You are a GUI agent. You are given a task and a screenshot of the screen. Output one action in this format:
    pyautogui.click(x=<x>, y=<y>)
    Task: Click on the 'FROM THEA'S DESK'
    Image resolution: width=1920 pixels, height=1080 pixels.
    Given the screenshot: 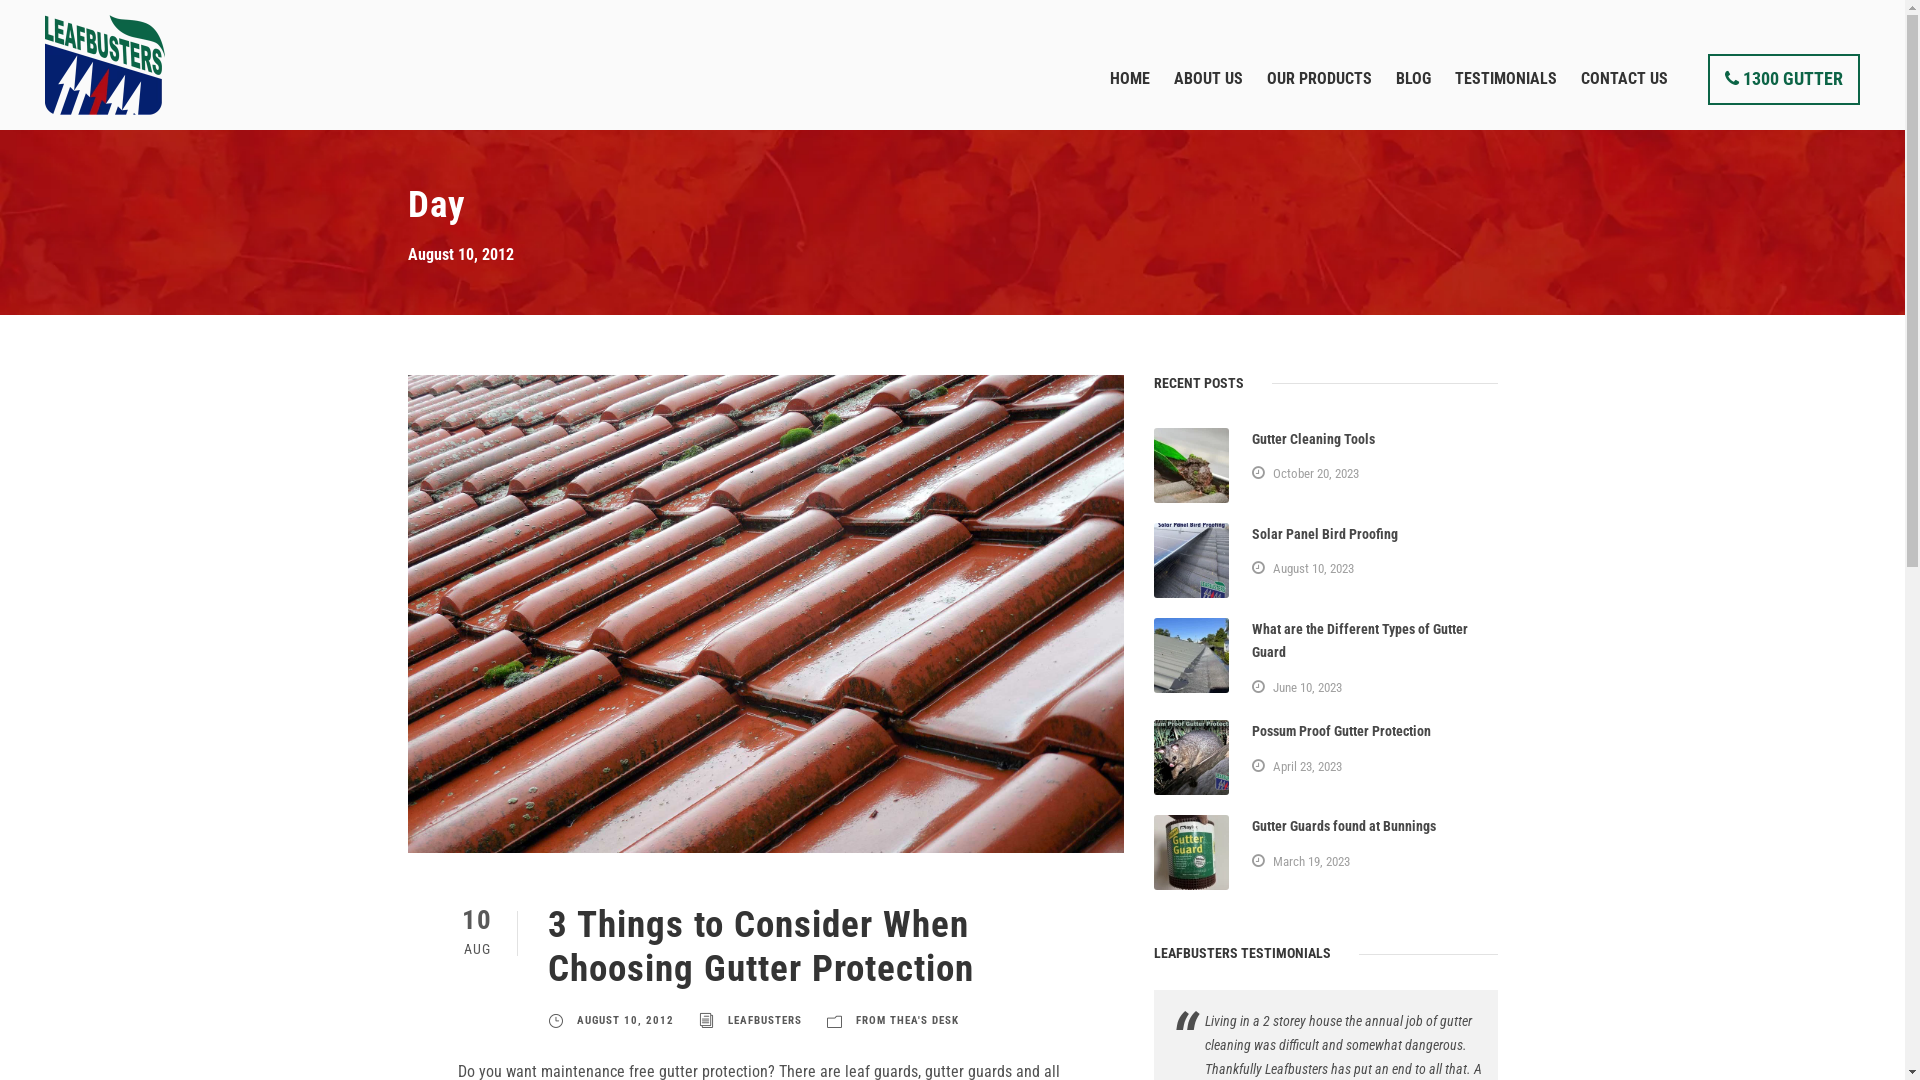 What is the action you would take?
    pyautogui.click(x=906, y=1020)
    